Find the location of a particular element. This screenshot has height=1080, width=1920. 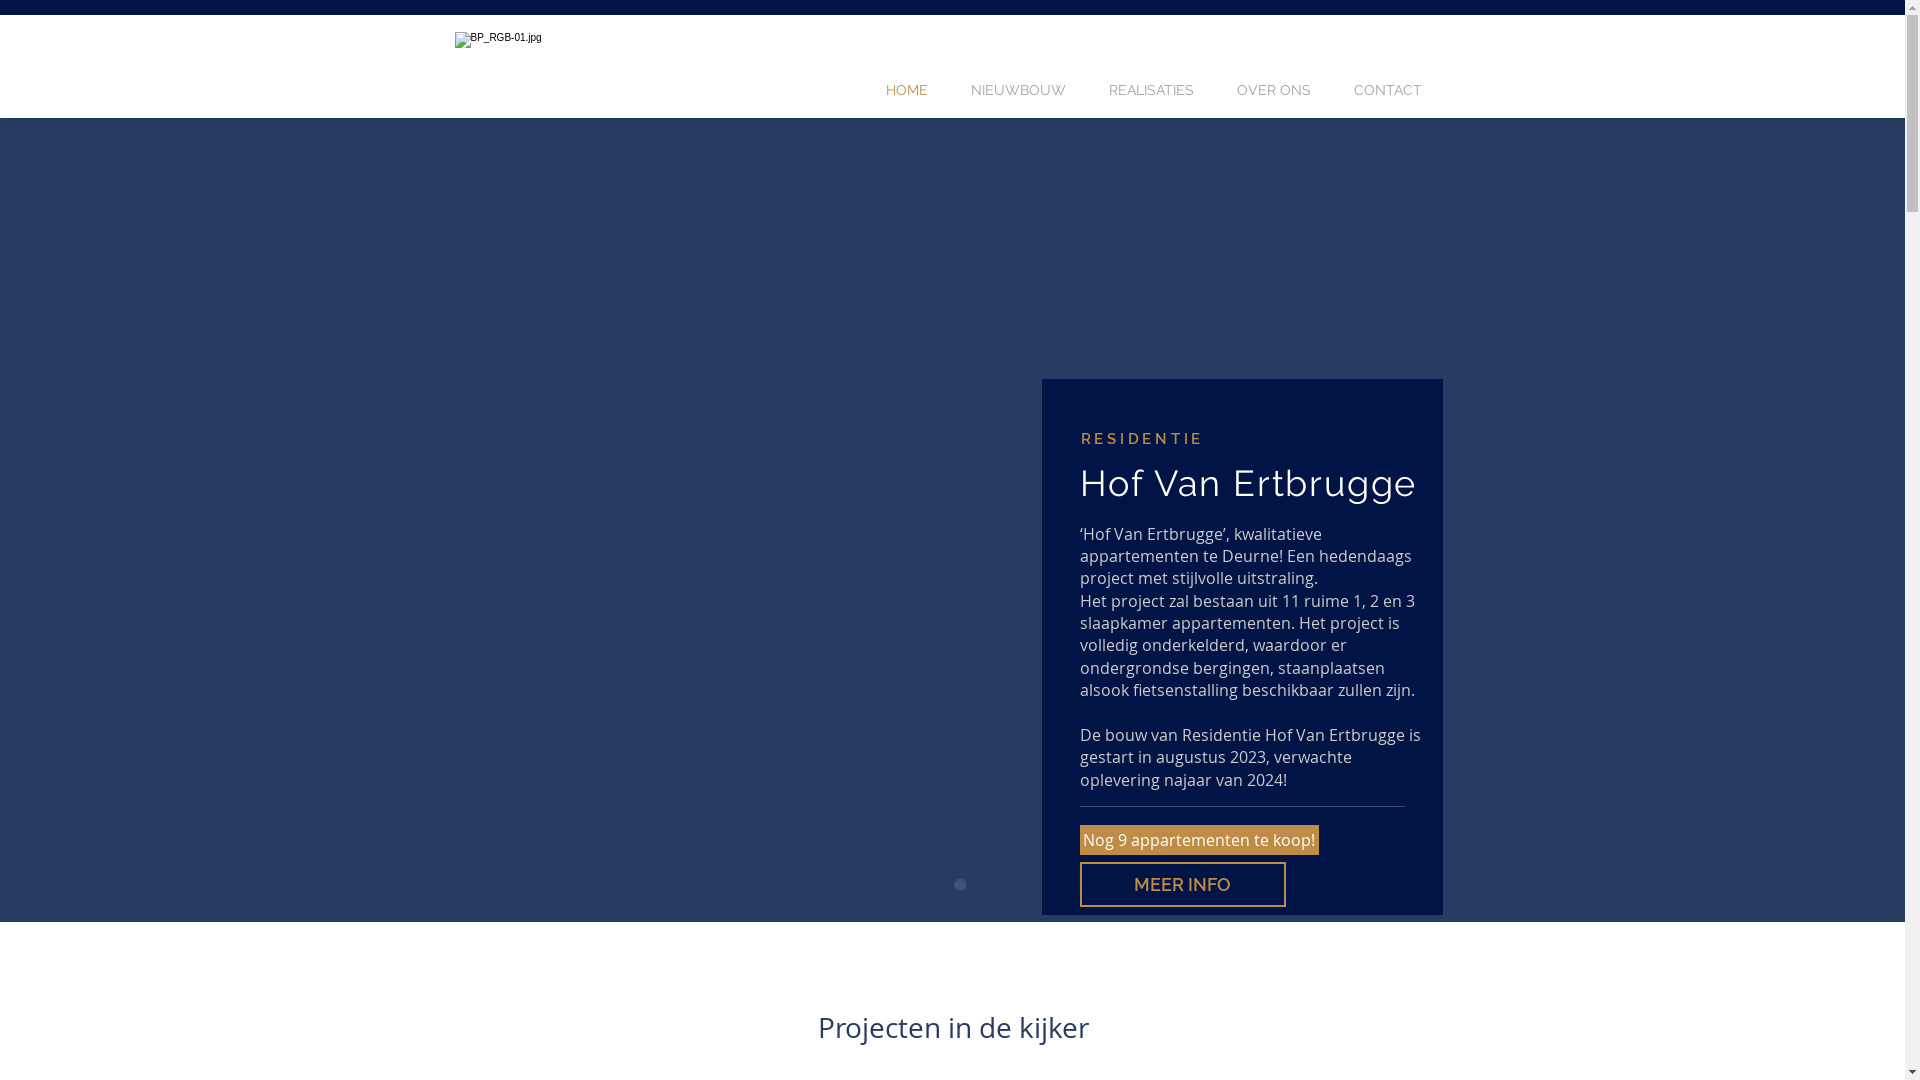

'Nog 9 appartementen te koop!' is located at coordinates (1199, 840).